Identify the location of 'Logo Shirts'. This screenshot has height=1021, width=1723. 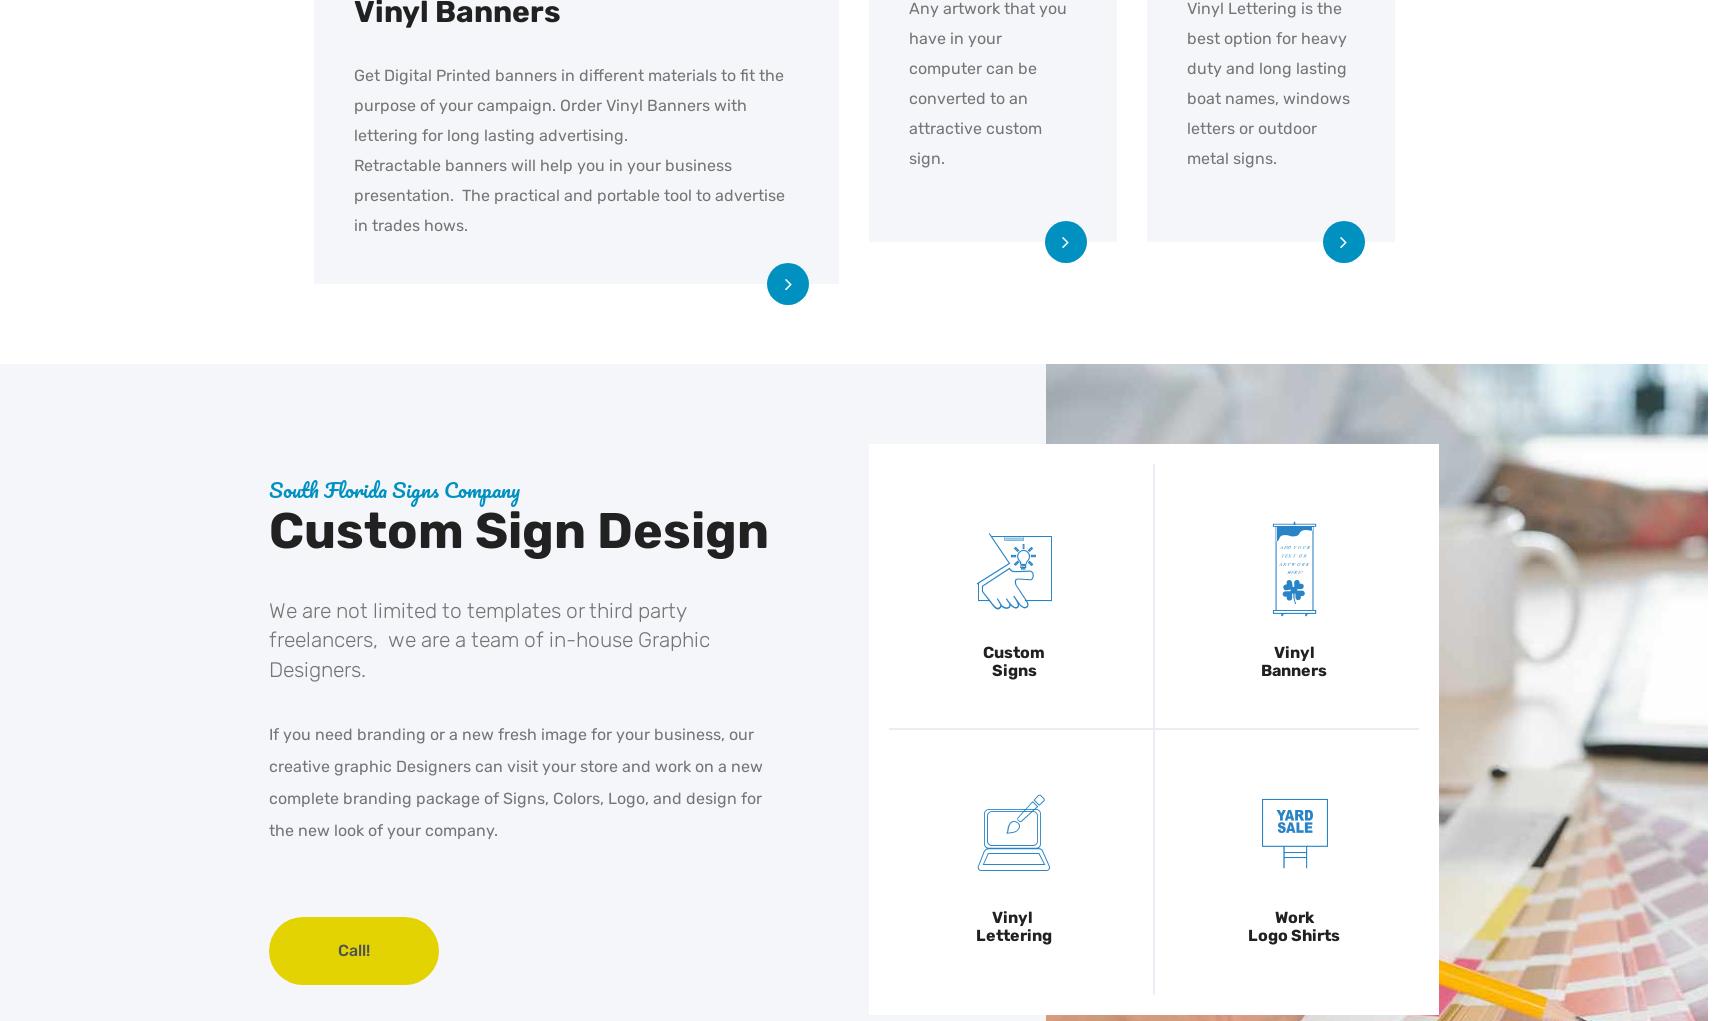
(1292, 935).